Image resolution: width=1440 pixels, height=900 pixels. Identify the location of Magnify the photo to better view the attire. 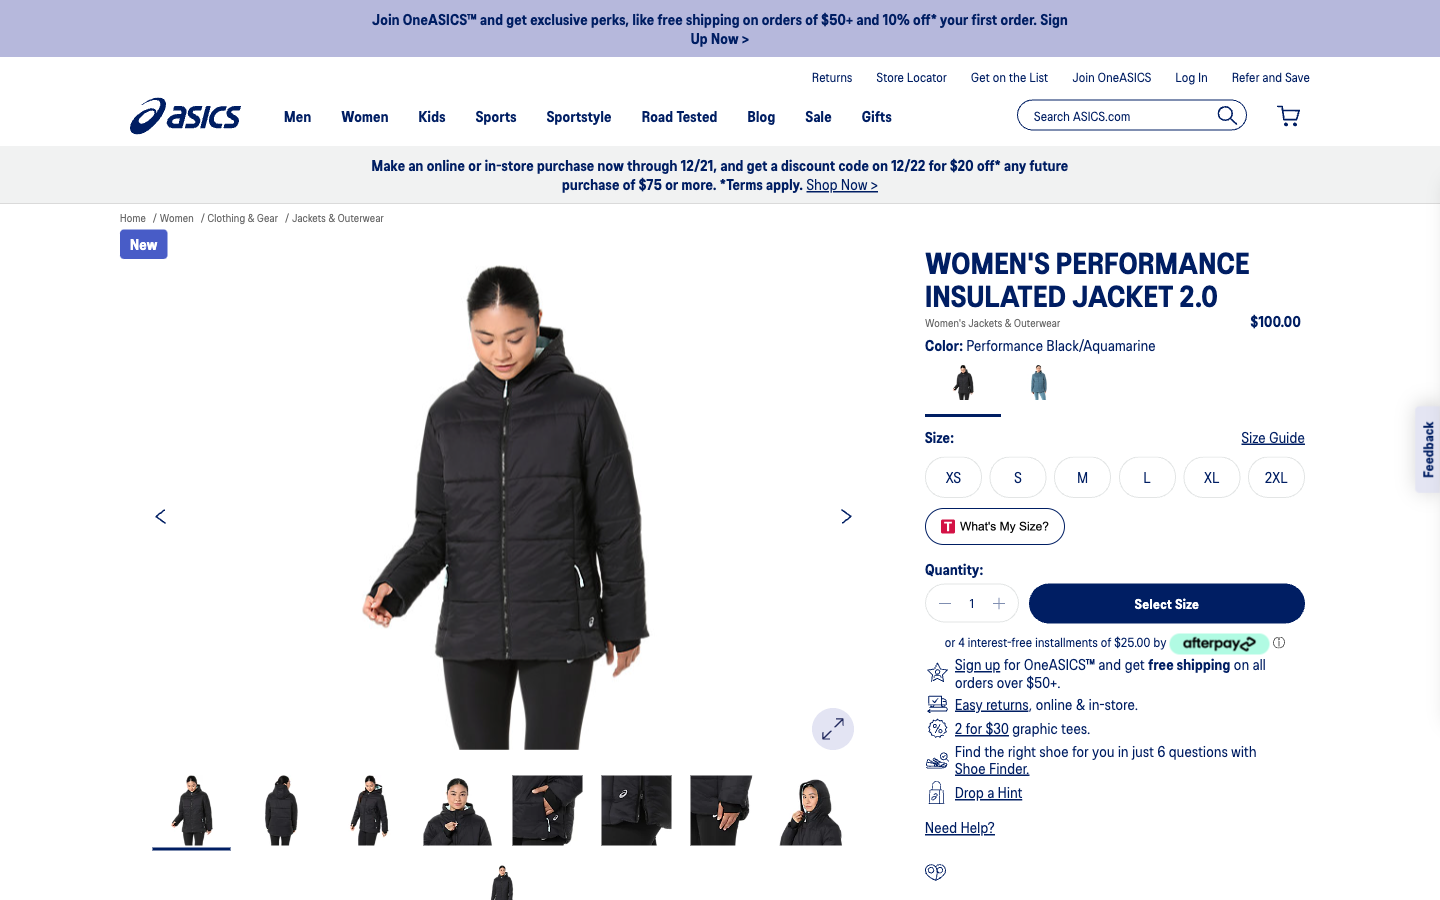
(833, 728).